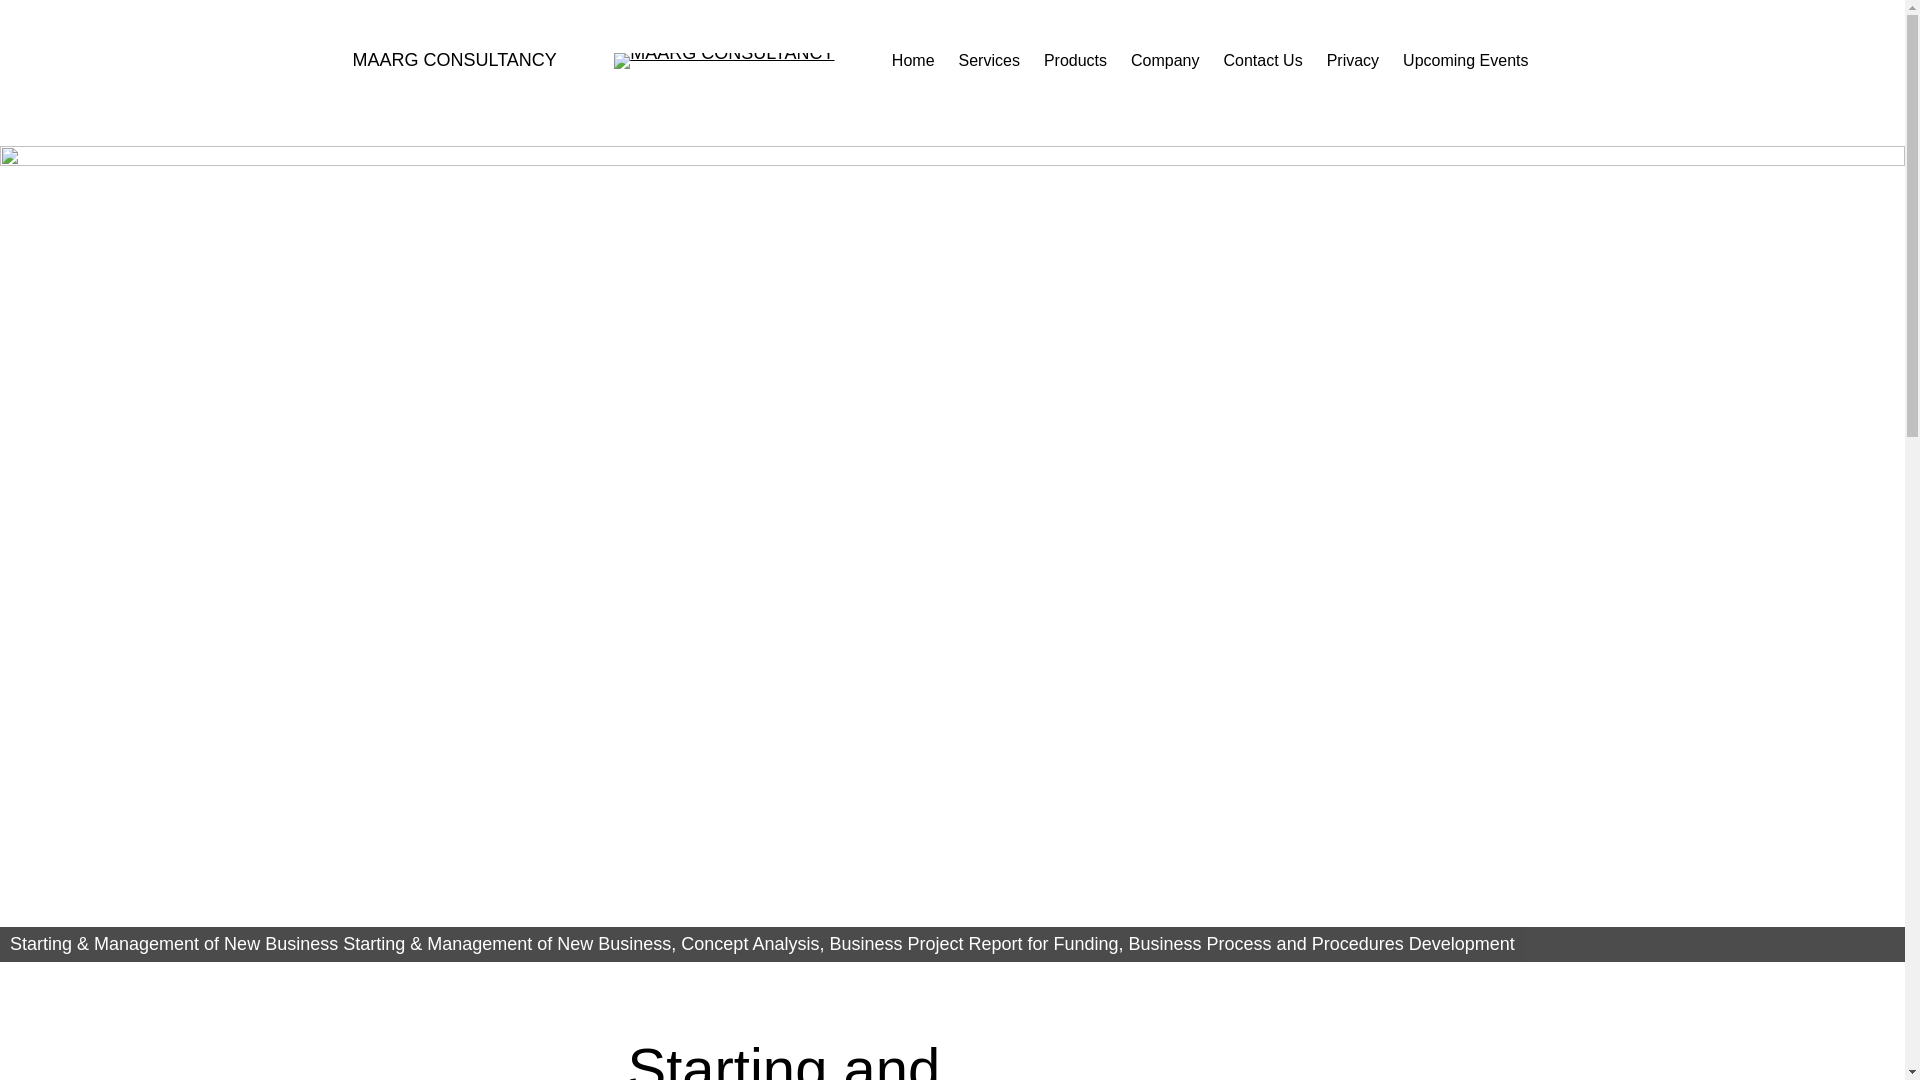 This screenshot has height=1080, width=1920. What do you see at coordinates (1223, 60) in the screenshot?
I see `'Contact Us'` at bounding box center [1223, 60].